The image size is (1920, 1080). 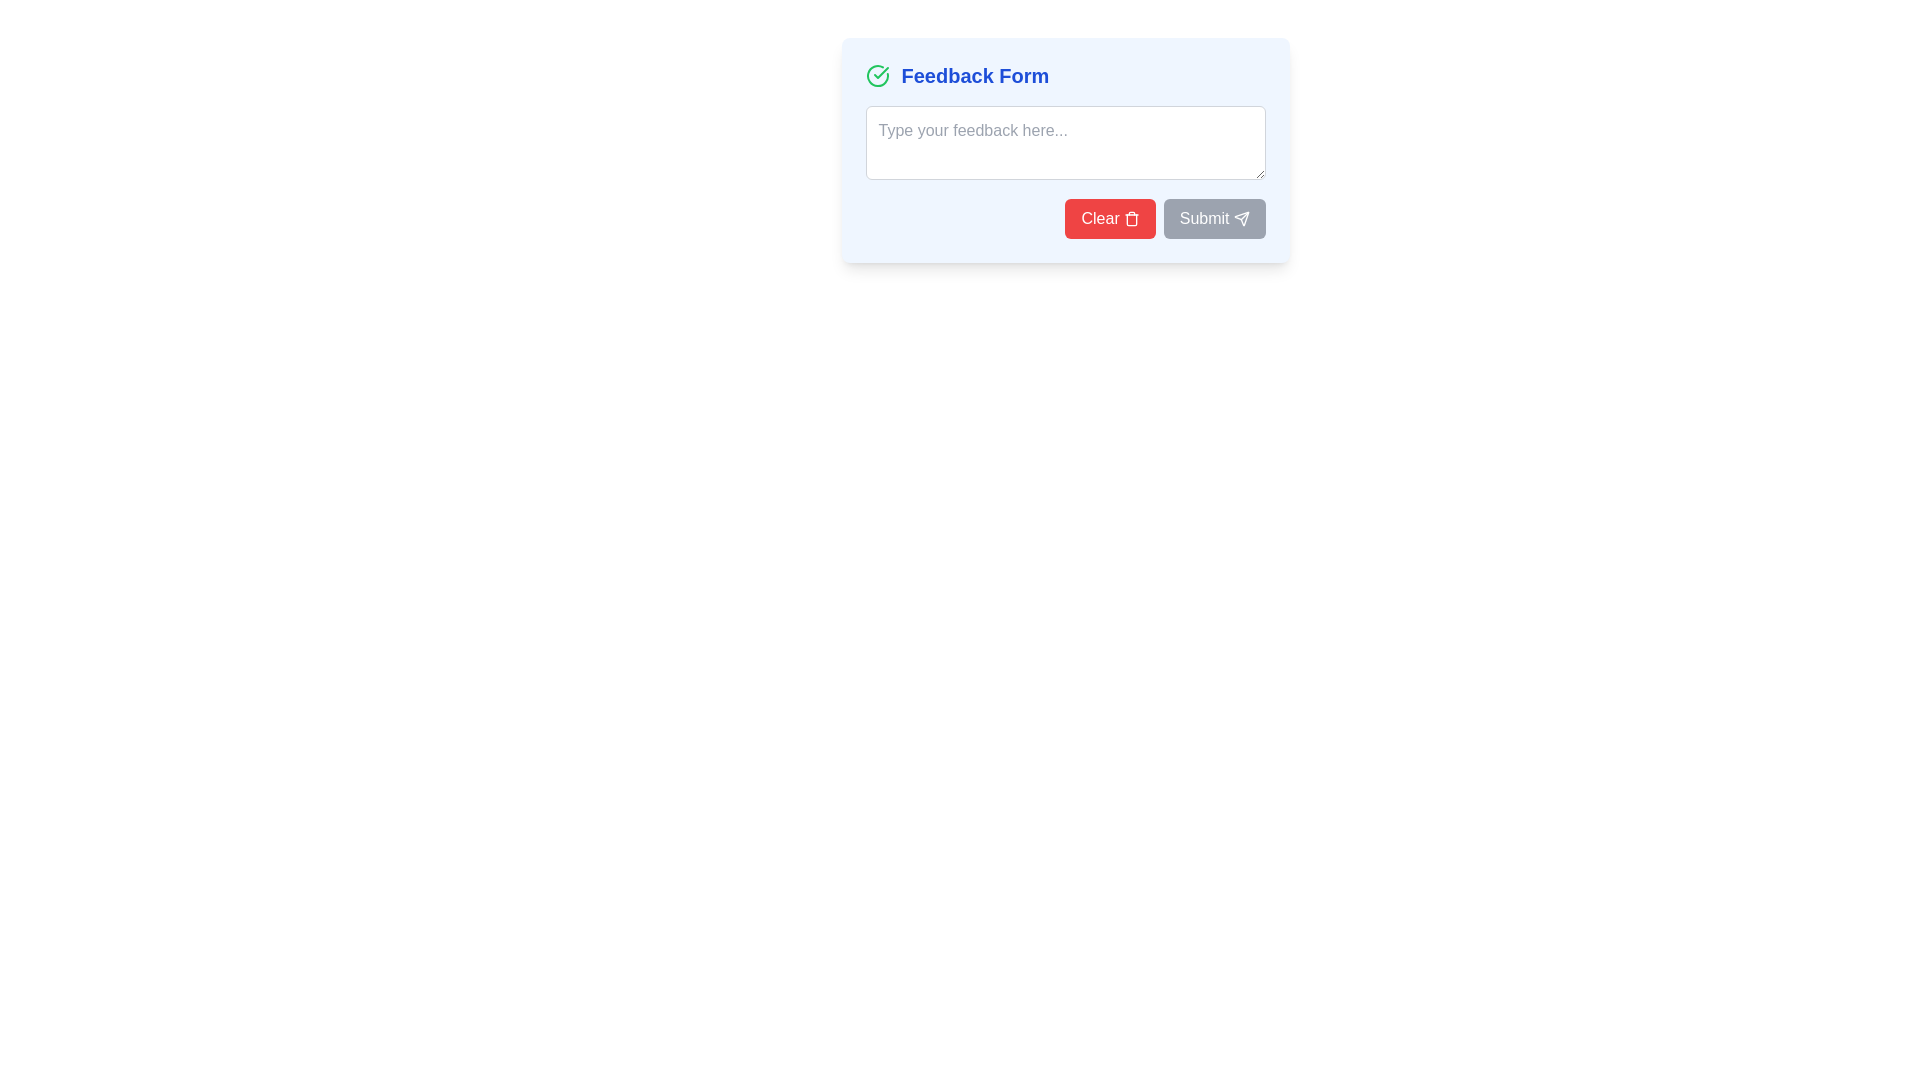 What do you see at coordinates (1213, 219) in the screenshot?
I see `the submission button located in the bottom-right corner of the form, which is currently disabled and non-interactive` at bounding box center [1213, 219].